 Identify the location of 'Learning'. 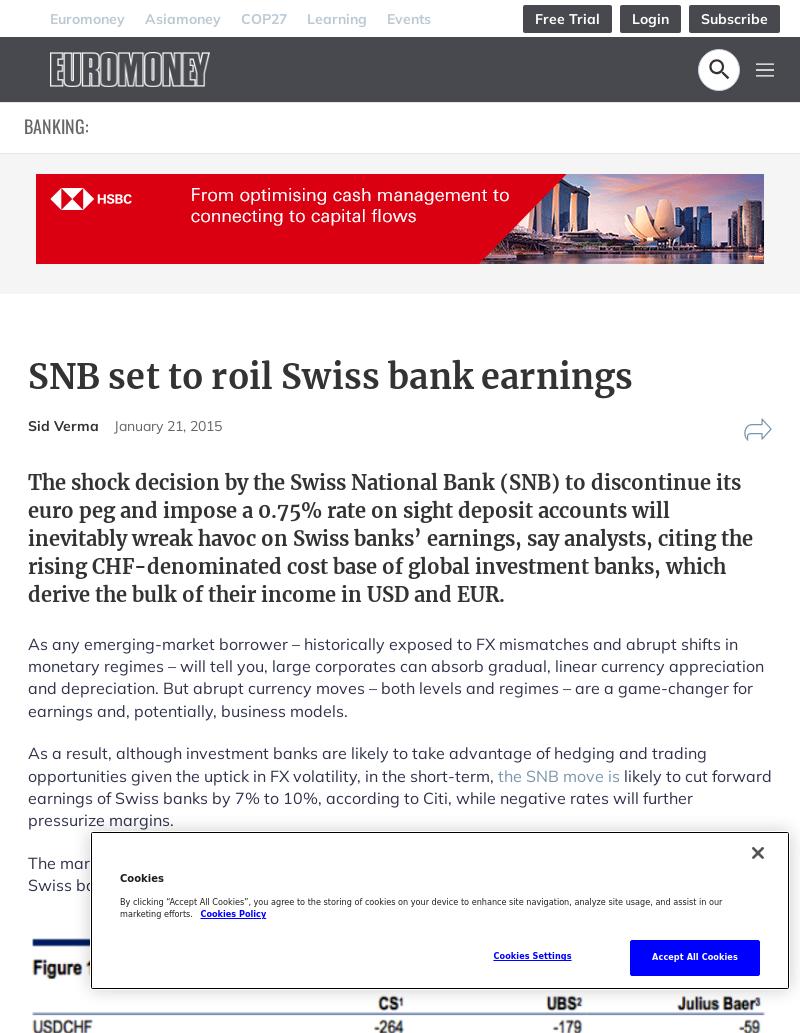
(305, 17).